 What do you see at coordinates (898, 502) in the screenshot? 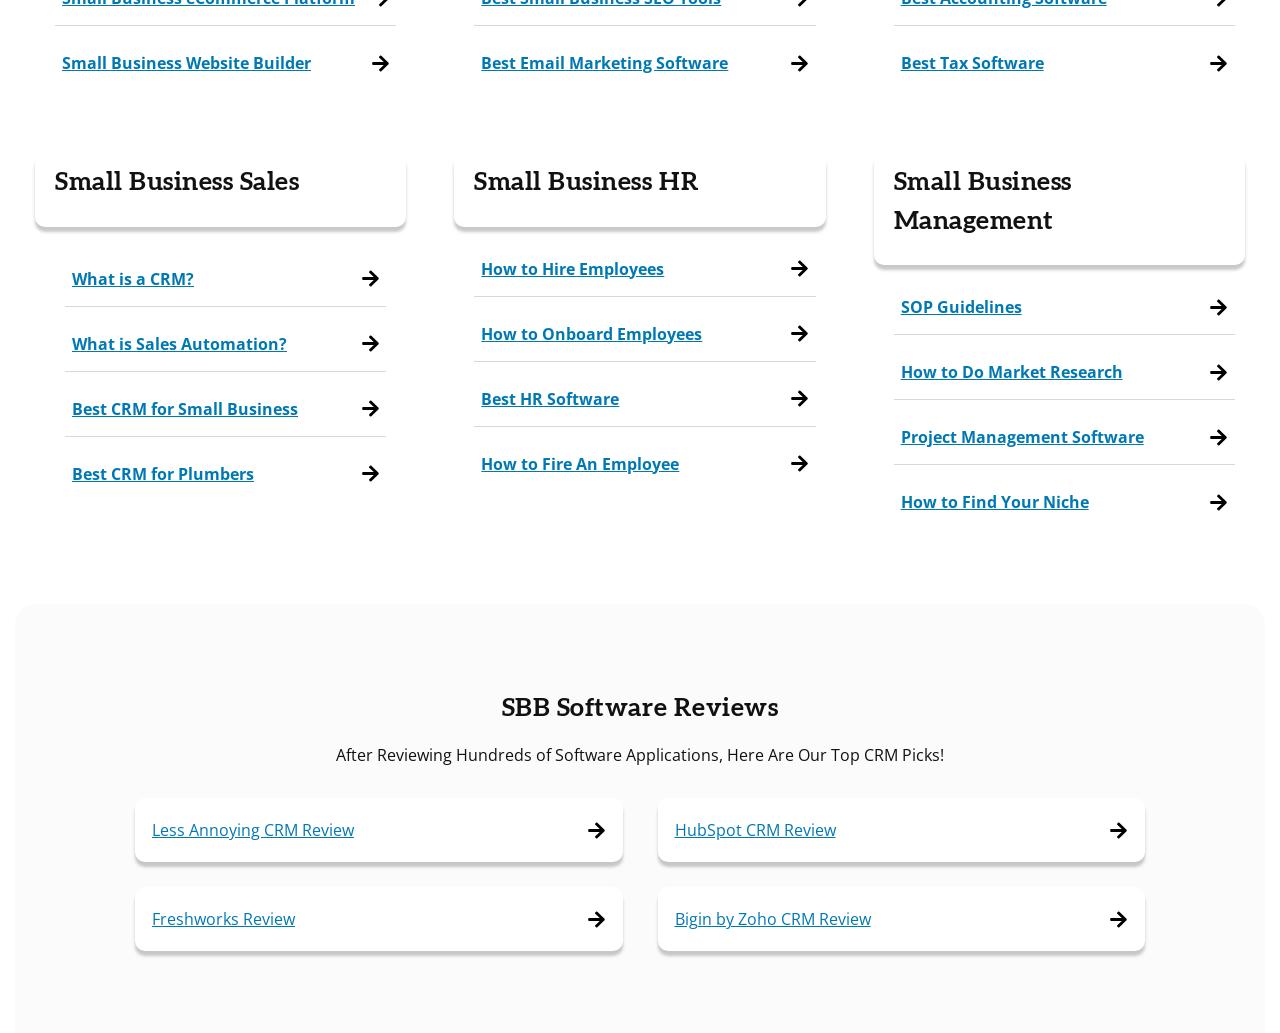
I see `'How to Find Your Niche'` at bounding box center [898, 502].